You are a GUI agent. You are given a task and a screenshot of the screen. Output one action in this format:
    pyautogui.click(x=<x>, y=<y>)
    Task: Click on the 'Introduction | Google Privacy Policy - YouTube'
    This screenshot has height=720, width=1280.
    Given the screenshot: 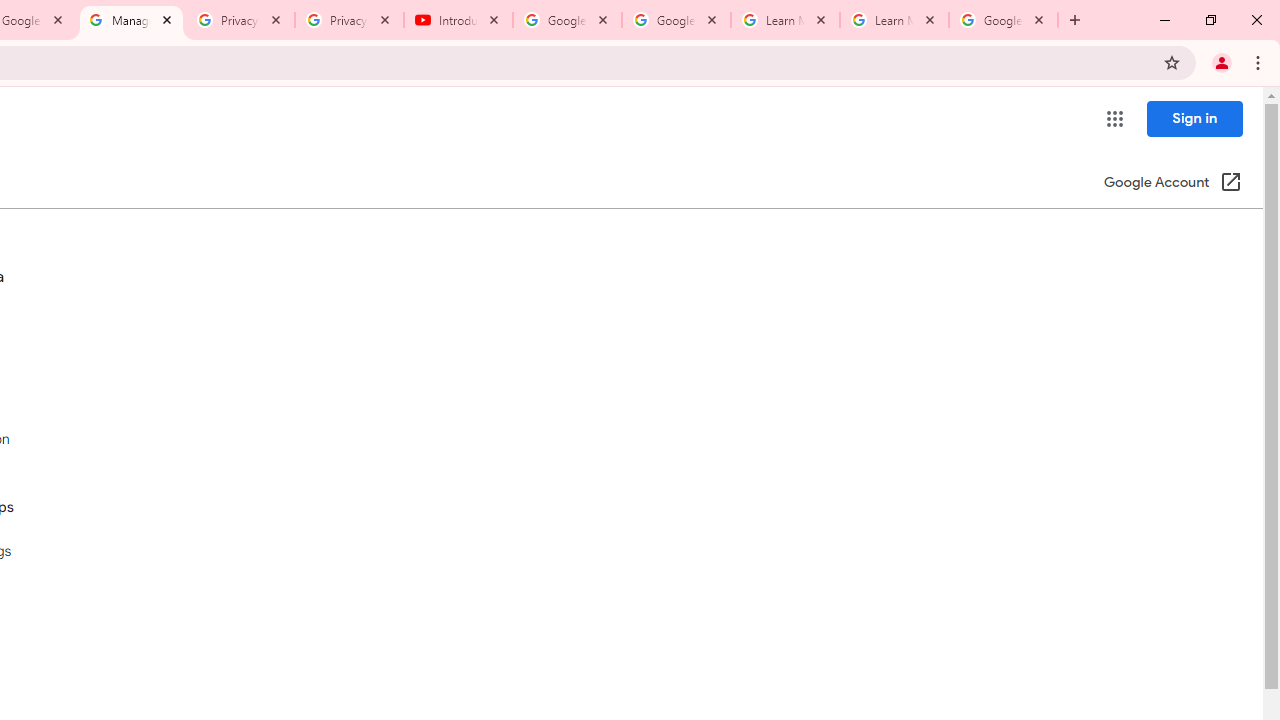 What is the action you would take?
    pyautogui.click(x=457, y=20)
    